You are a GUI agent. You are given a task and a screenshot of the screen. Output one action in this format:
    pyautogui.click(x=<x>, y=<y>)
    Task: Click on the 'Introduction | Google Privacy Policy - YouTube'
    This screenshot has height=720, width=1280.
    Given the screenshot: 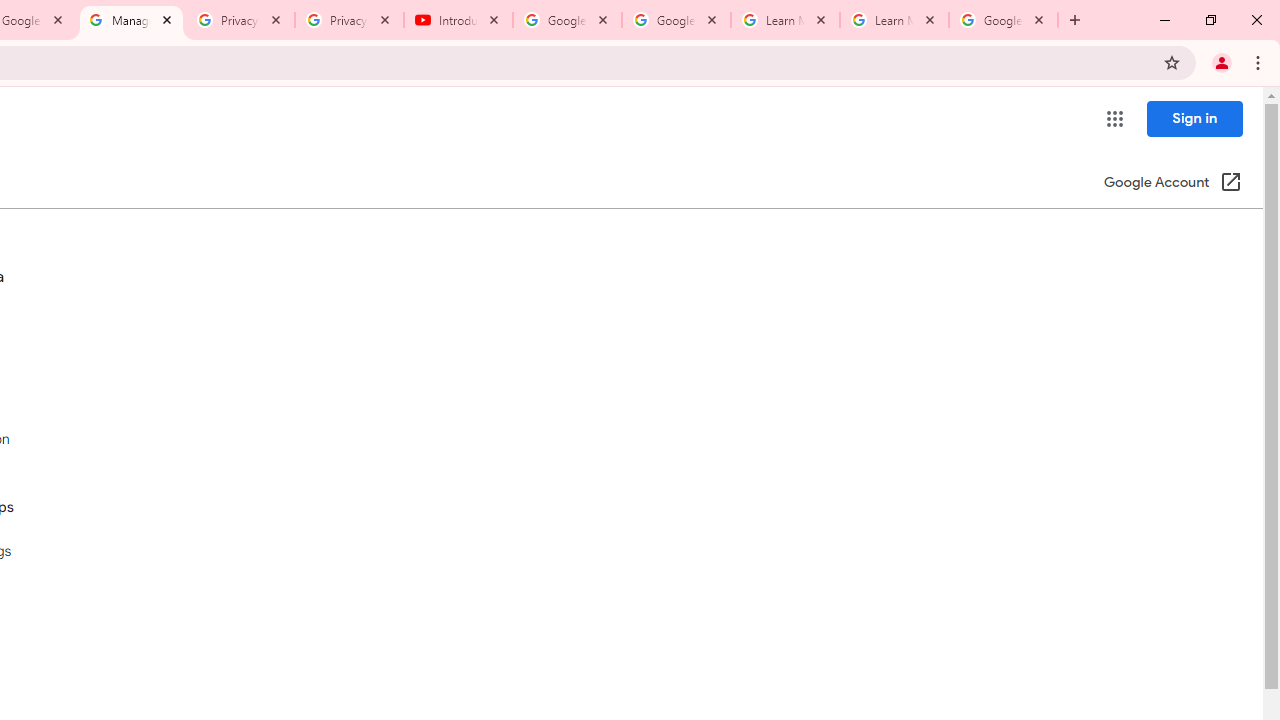 What is the action you would take?
    pyautogui.click(x=457, y=20)
    